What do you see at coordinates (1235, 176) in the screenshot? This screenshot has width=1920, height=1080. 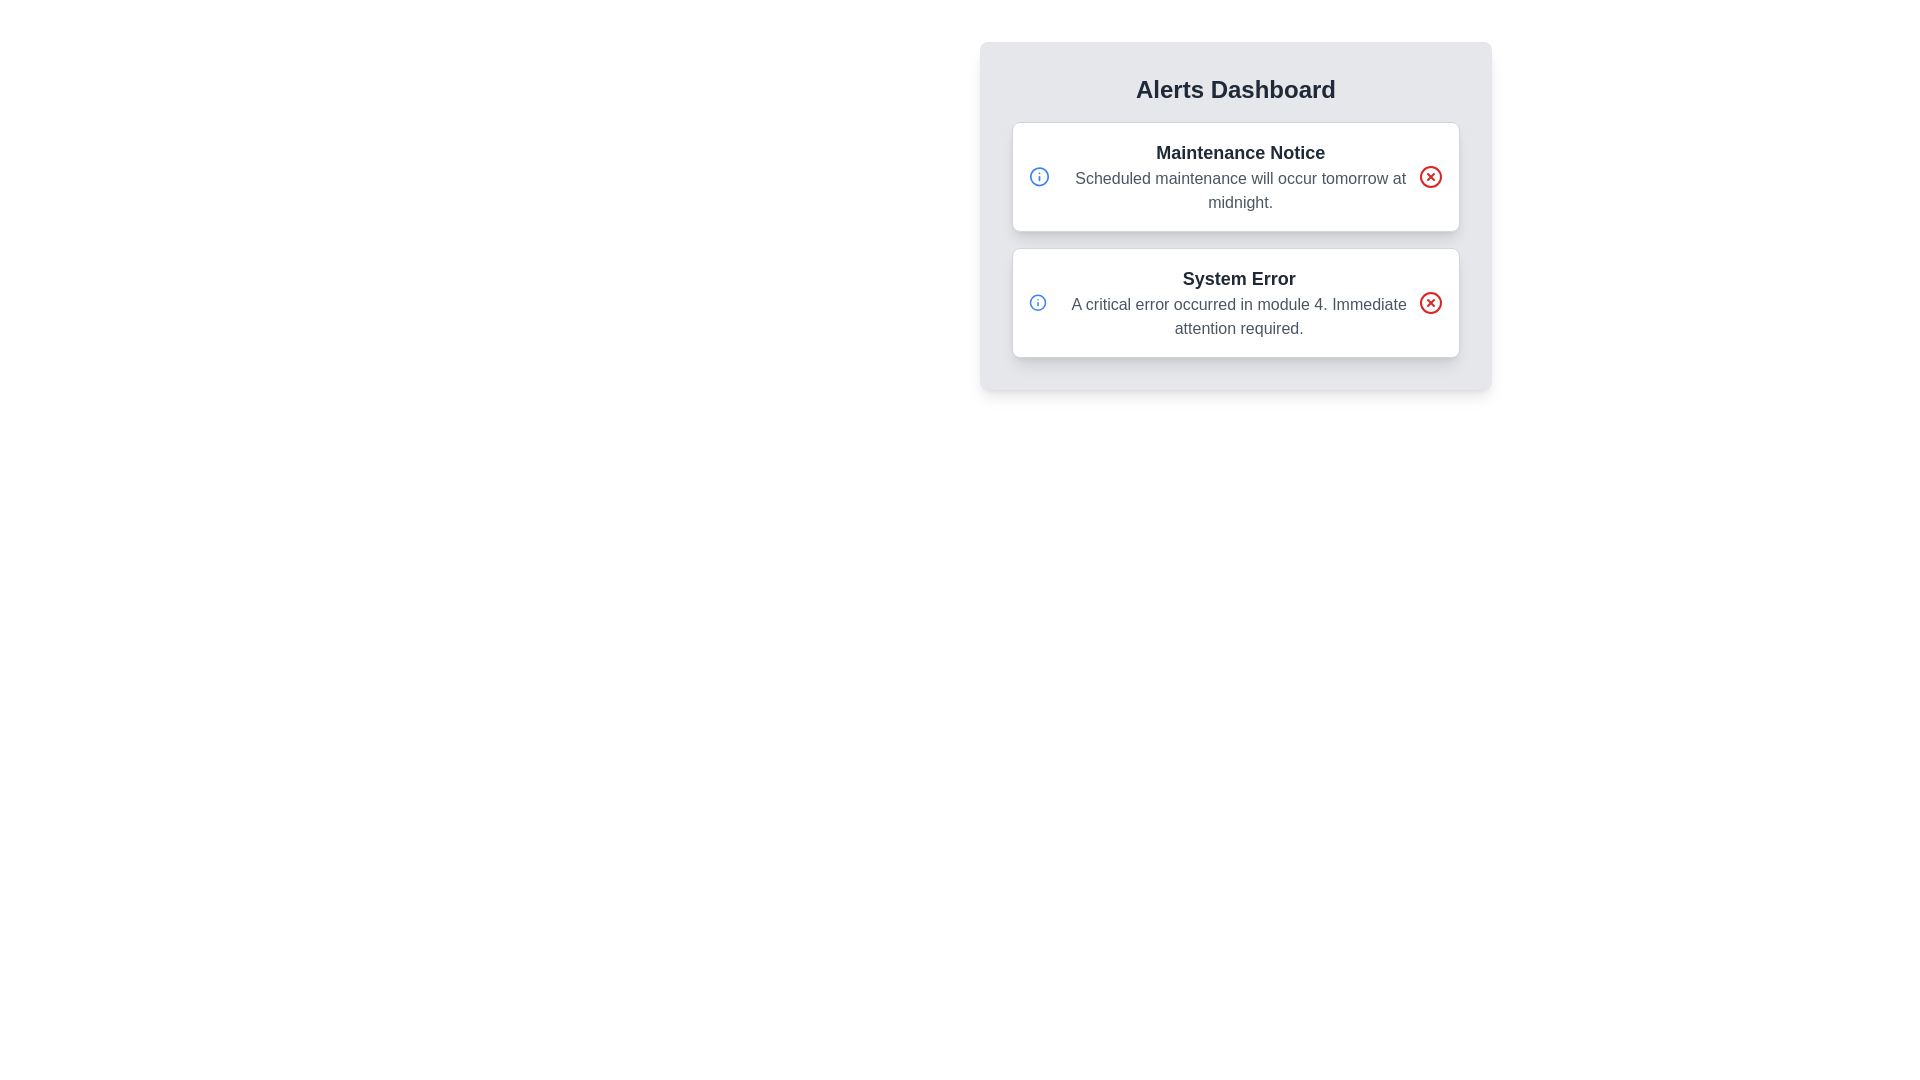 I see `text content of the Notification box located in the Alerts Dashboard panel, which is the first notification box directly under the heading` at bounding box center [1235, 176].